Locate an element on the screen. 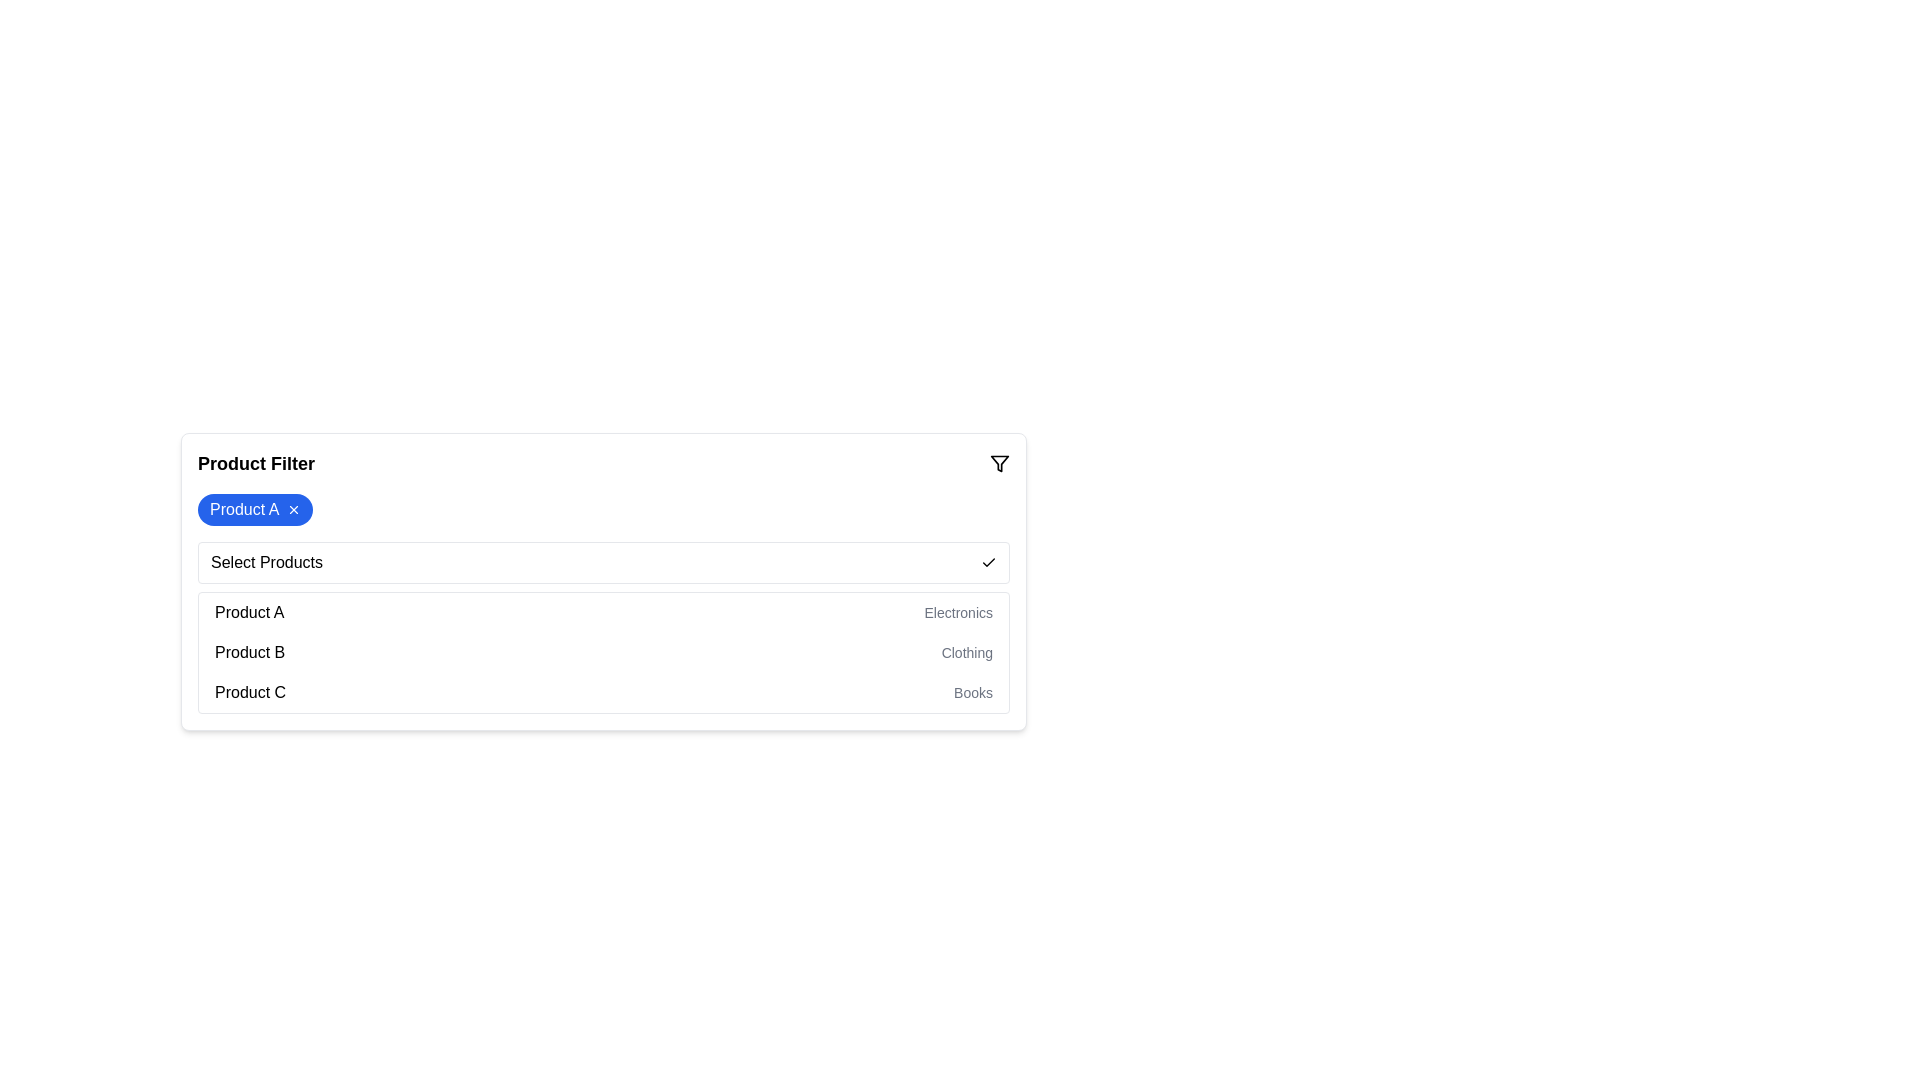 This screenshot has height=1080, width=1920. the text label displaying 'Electronics', which is a smaller, lighter gray font indicating a secondary nature, located on the right side of 'Product A' is located at coordinates (957, 612).